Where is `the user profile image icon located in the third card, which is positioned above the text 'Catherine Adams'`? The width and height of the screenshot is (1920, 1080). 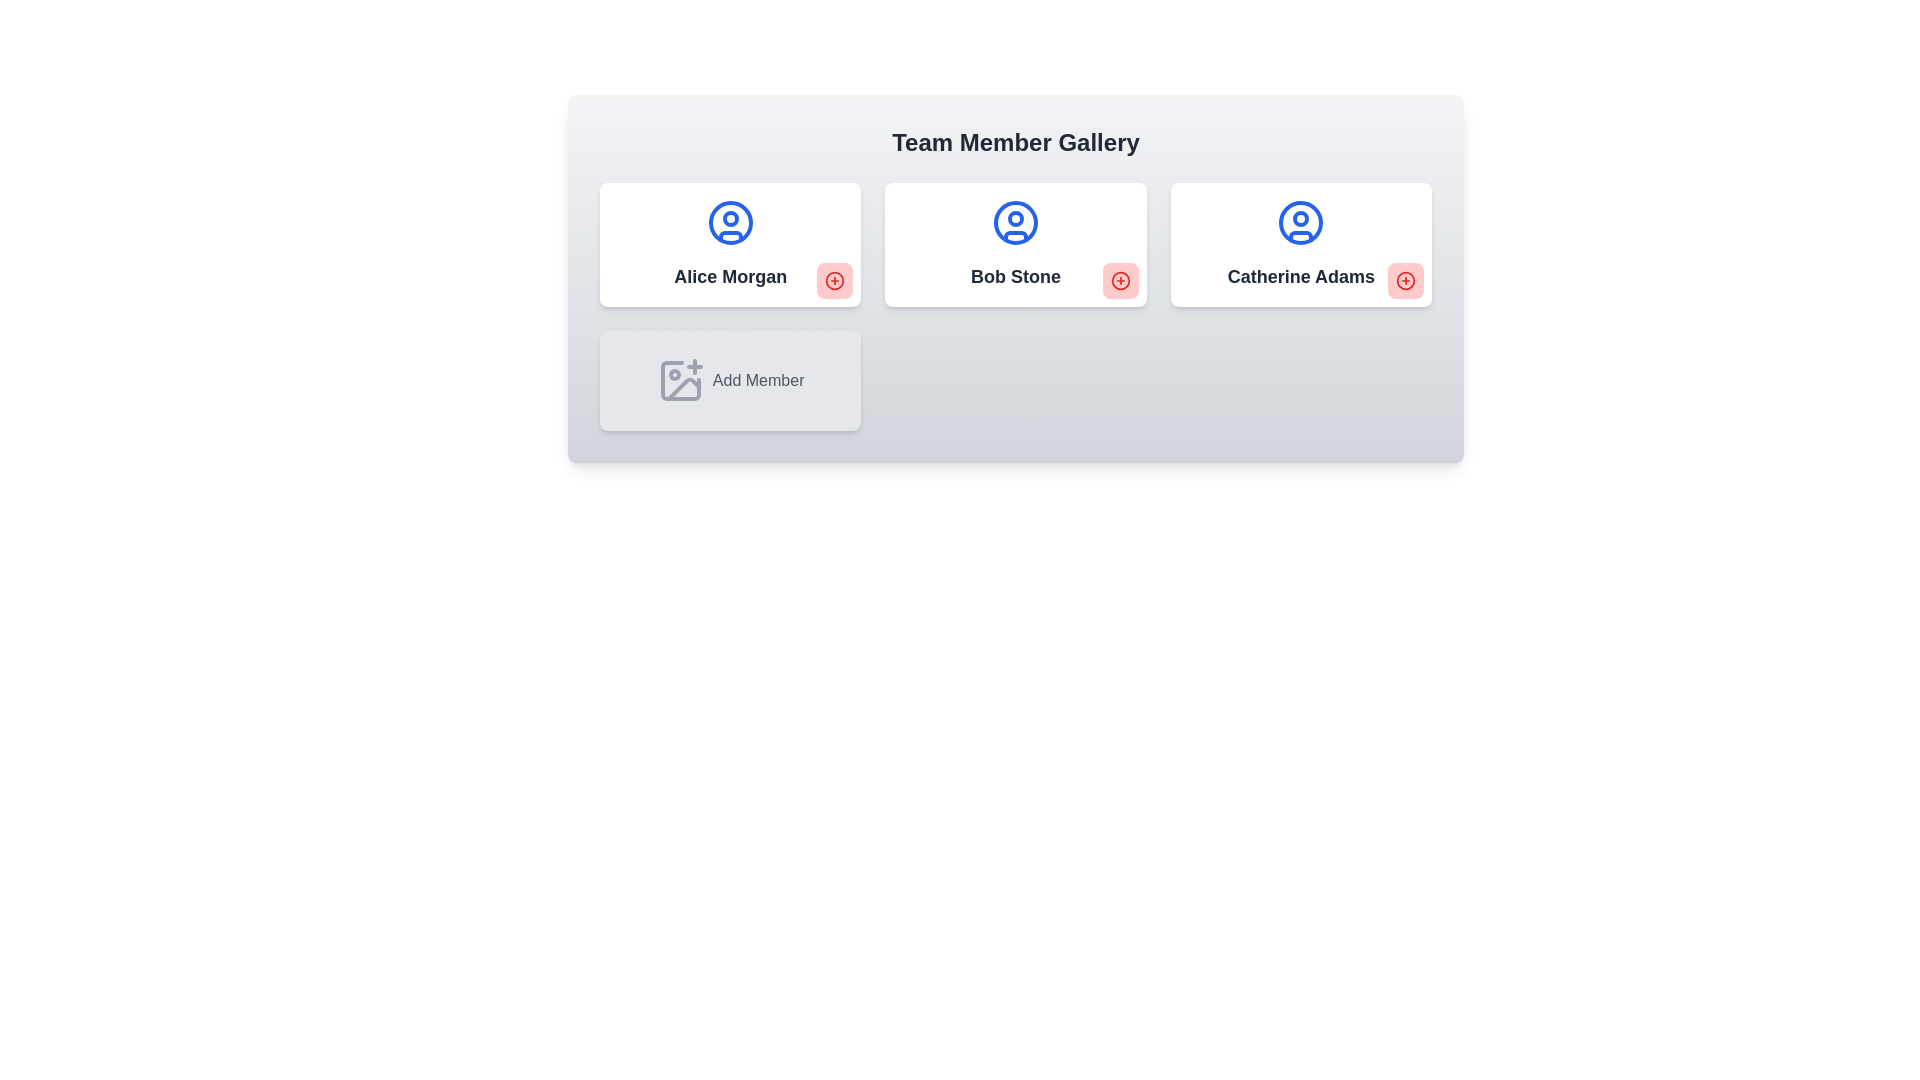 the user profile image icon located in the third card, which is positioned above the text 'Catherine Adams' is located at coordinates (1301, 223).